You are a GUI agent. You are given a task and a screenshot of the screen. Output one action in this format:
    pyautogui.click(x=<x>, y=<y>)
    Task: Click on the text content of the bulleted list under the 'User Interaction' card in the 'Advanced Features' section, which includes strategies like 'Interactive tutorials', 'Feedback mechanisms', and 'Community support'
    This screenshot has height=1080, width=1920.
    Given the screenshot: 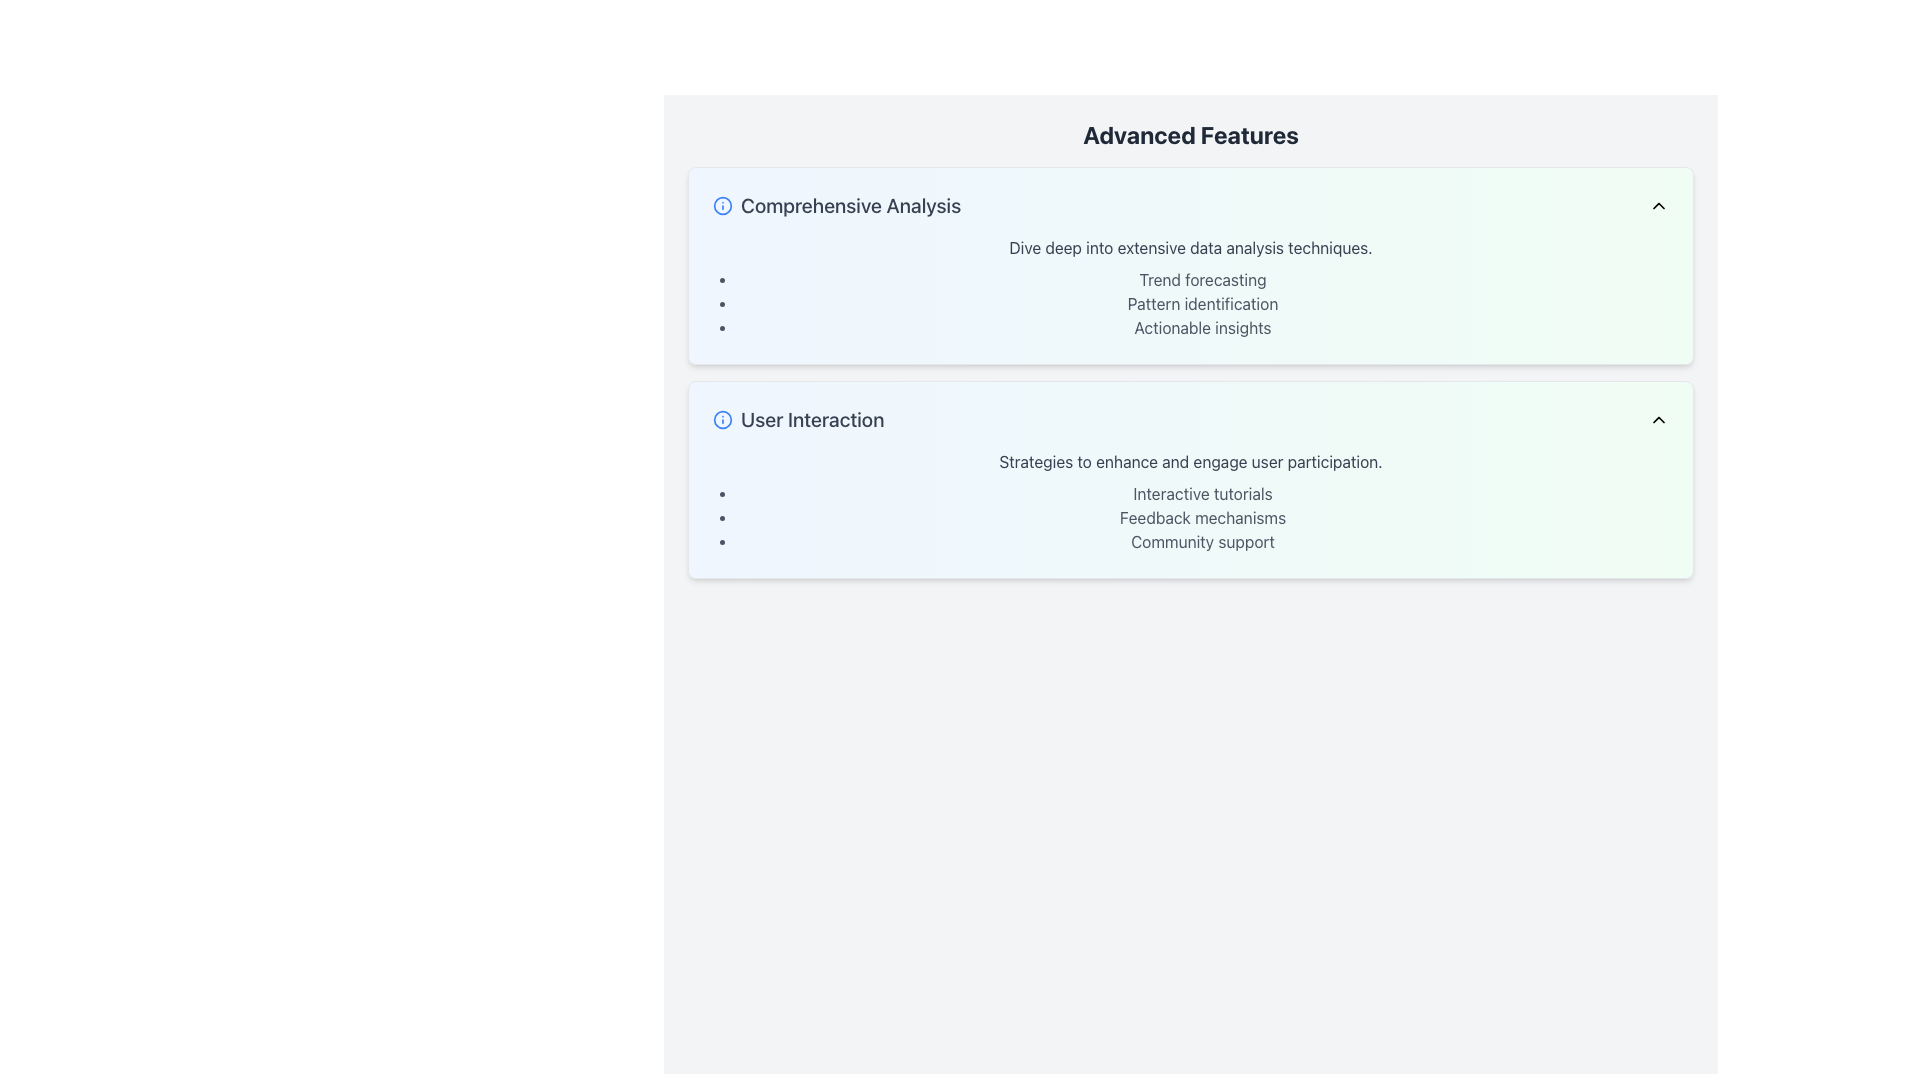 What is the action you would take?
    pyautogui.click(x=1190, y=500)
    